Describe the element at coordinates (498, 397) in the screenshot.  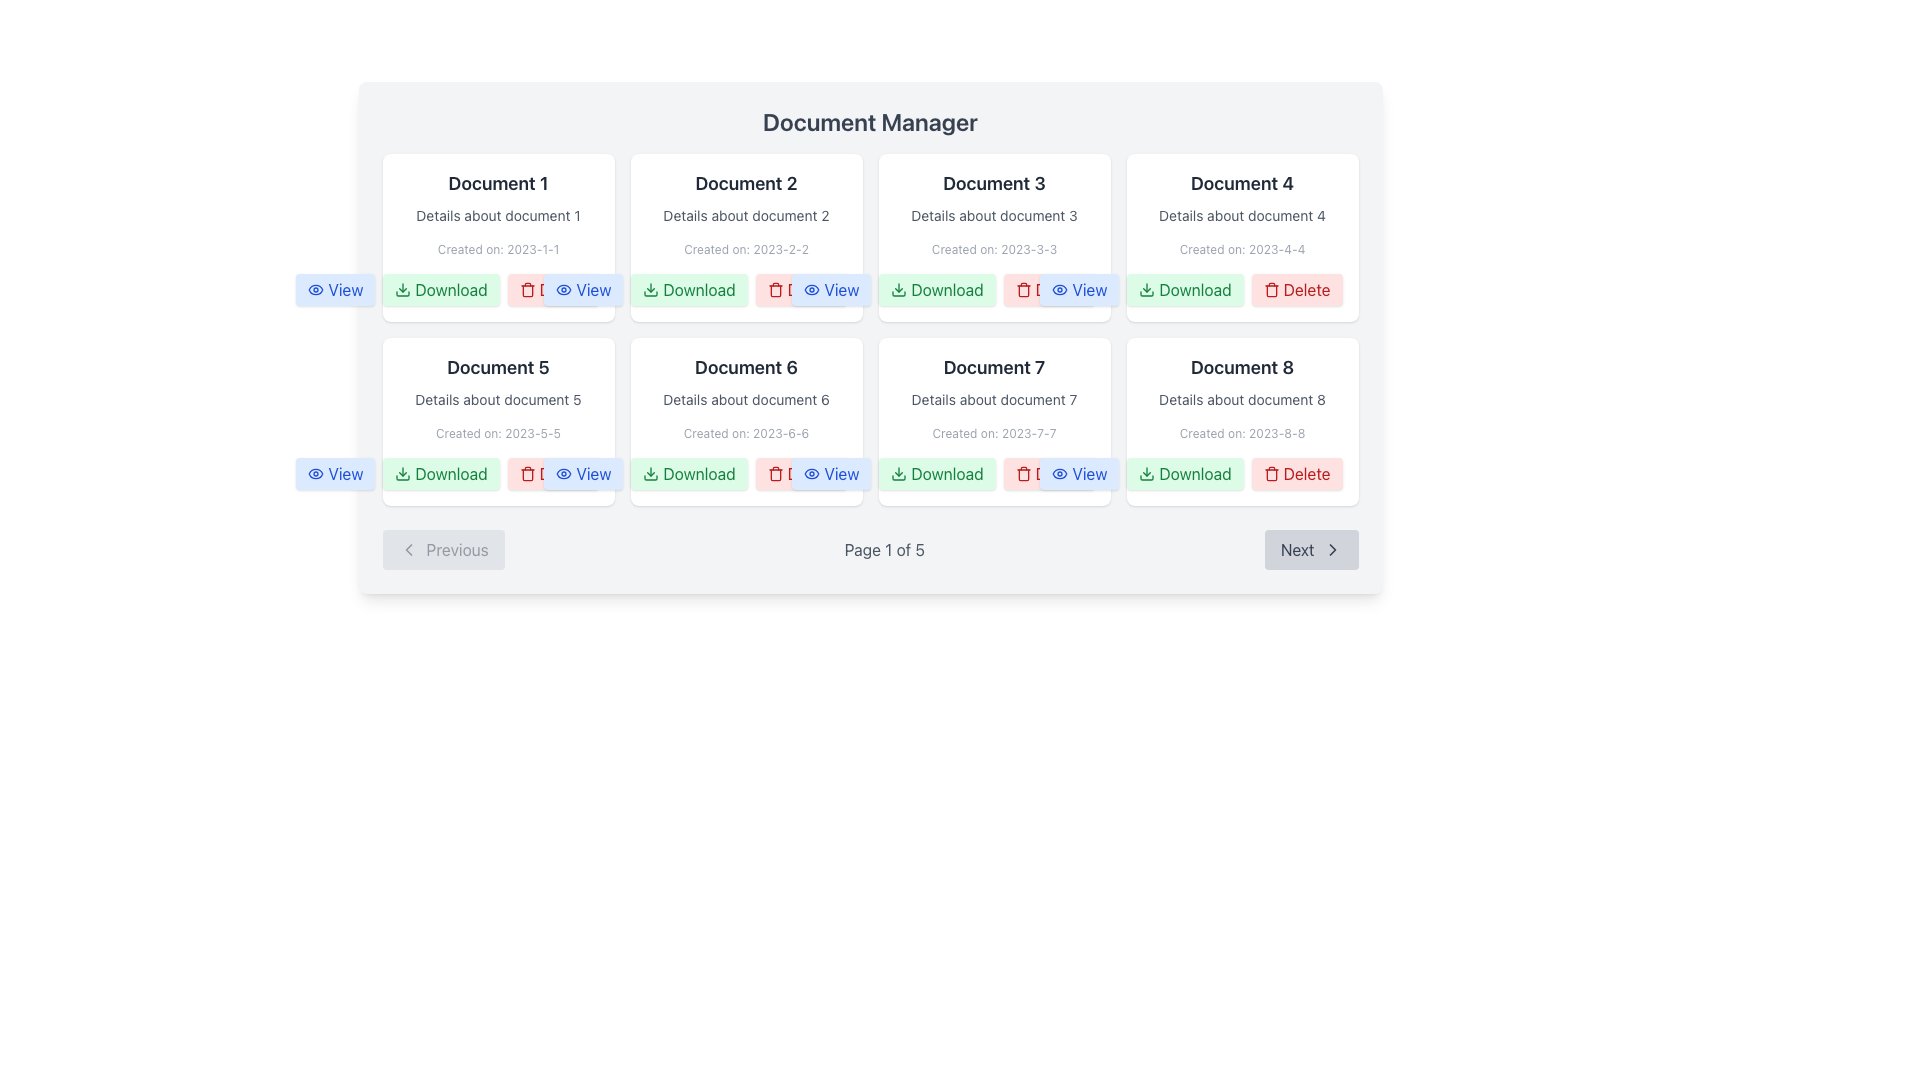
I see `the Text block displaying detailed information about 'Document 5' located in the second row, first column of the 'Document Manager' interface` at that location.